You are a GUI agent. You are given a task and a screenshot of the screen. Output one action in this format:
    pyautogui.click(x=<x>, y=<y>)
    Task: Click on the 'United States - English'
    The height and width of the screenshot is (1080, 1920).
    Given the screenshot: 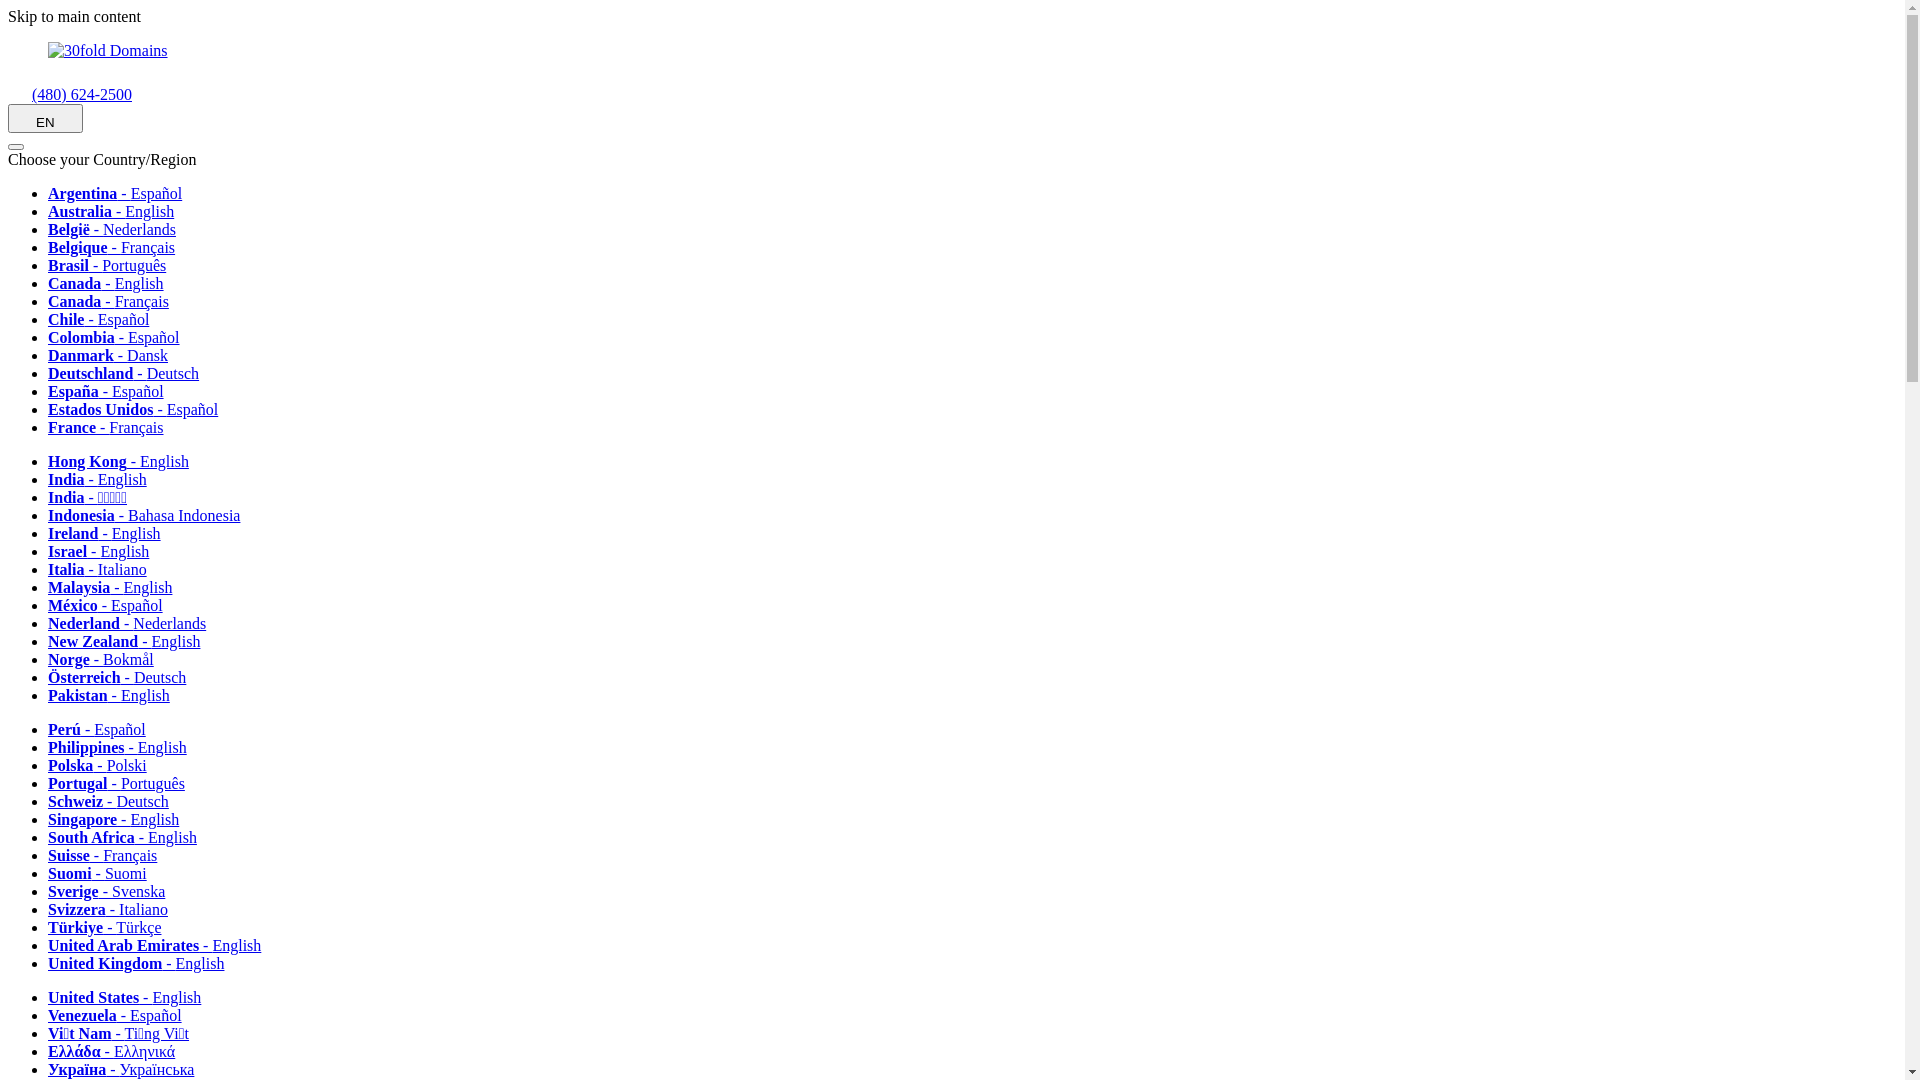 What is the action you would take?
    pyautogui.click(x=130, y=997)
    